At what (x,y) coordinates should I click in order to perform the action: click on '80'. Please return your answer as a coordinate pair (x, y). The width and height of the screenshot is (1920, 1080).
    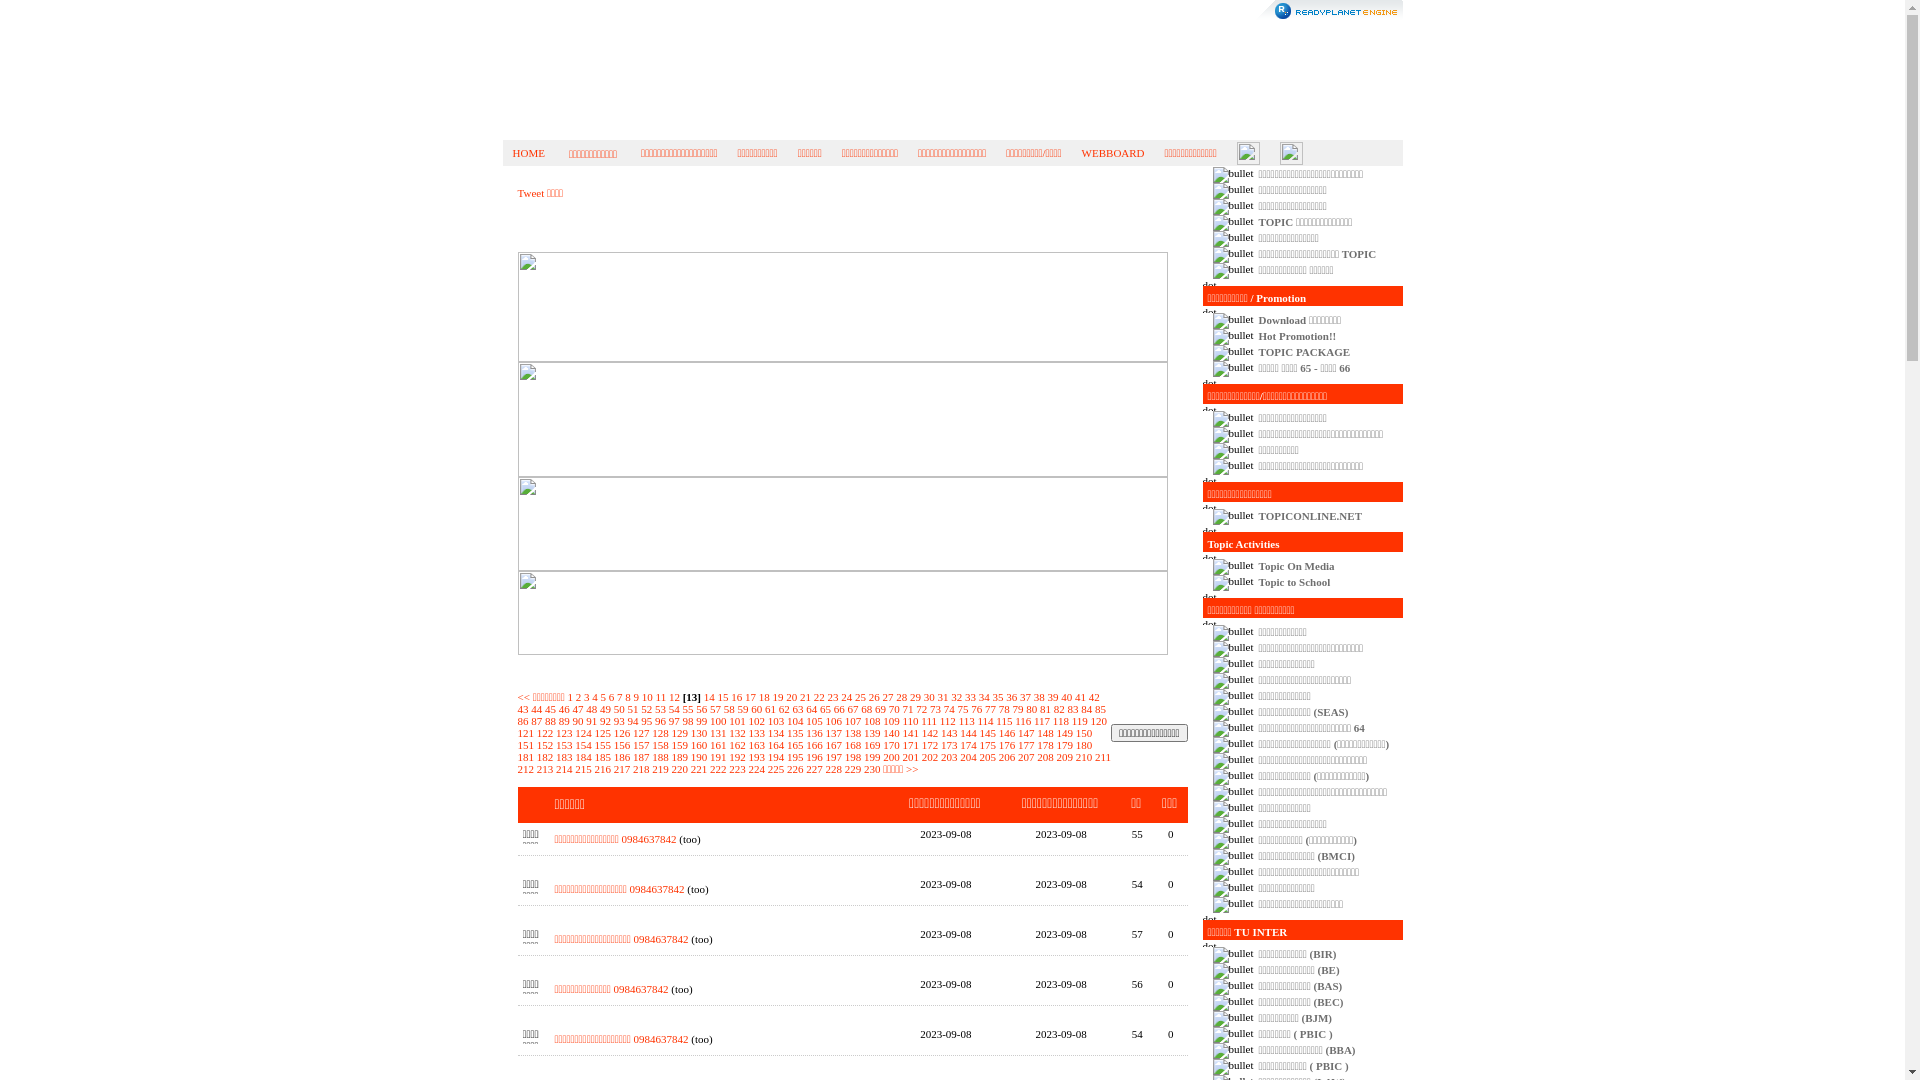
    Looking at the image, I should click on (1031, 708).